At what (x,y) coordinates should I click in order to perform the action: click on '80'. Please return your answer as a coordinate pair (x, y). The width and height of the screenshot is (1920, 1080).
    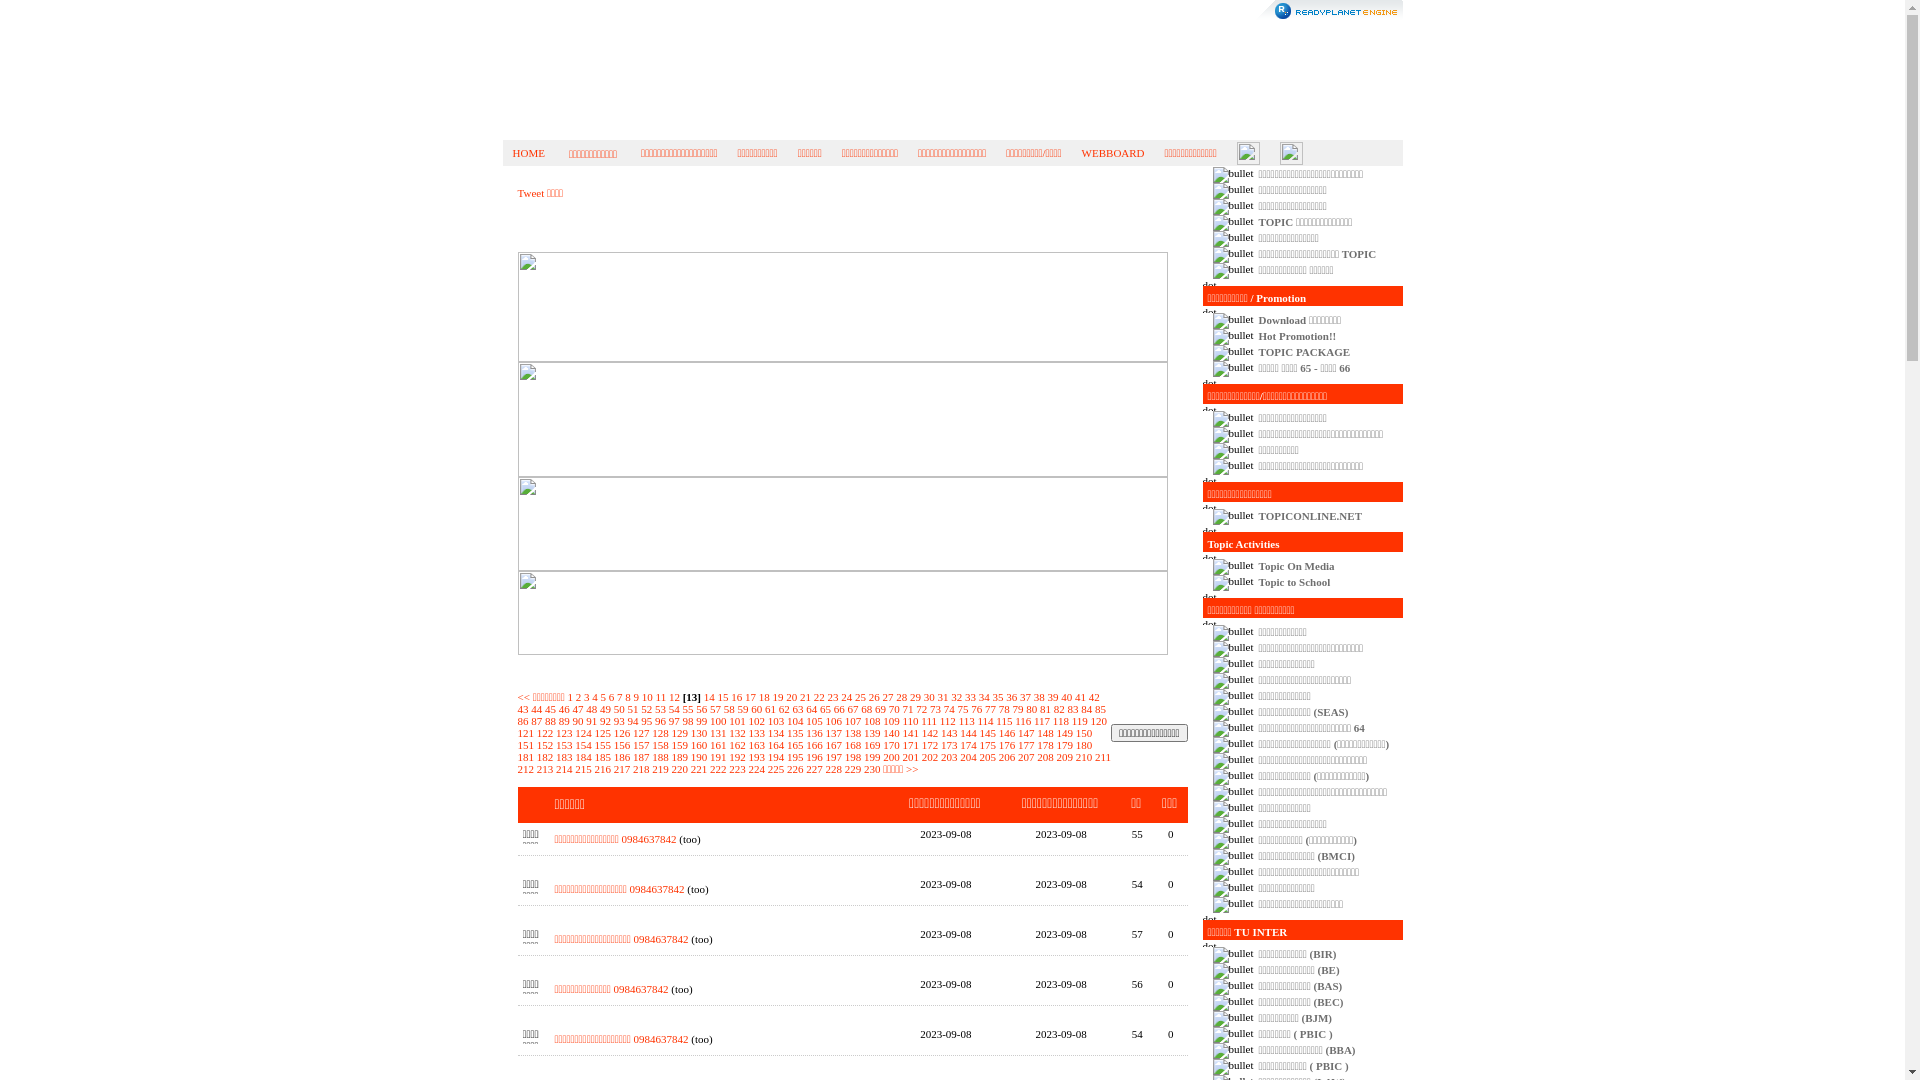
    Looking at the image, I should click on (1031, 708).